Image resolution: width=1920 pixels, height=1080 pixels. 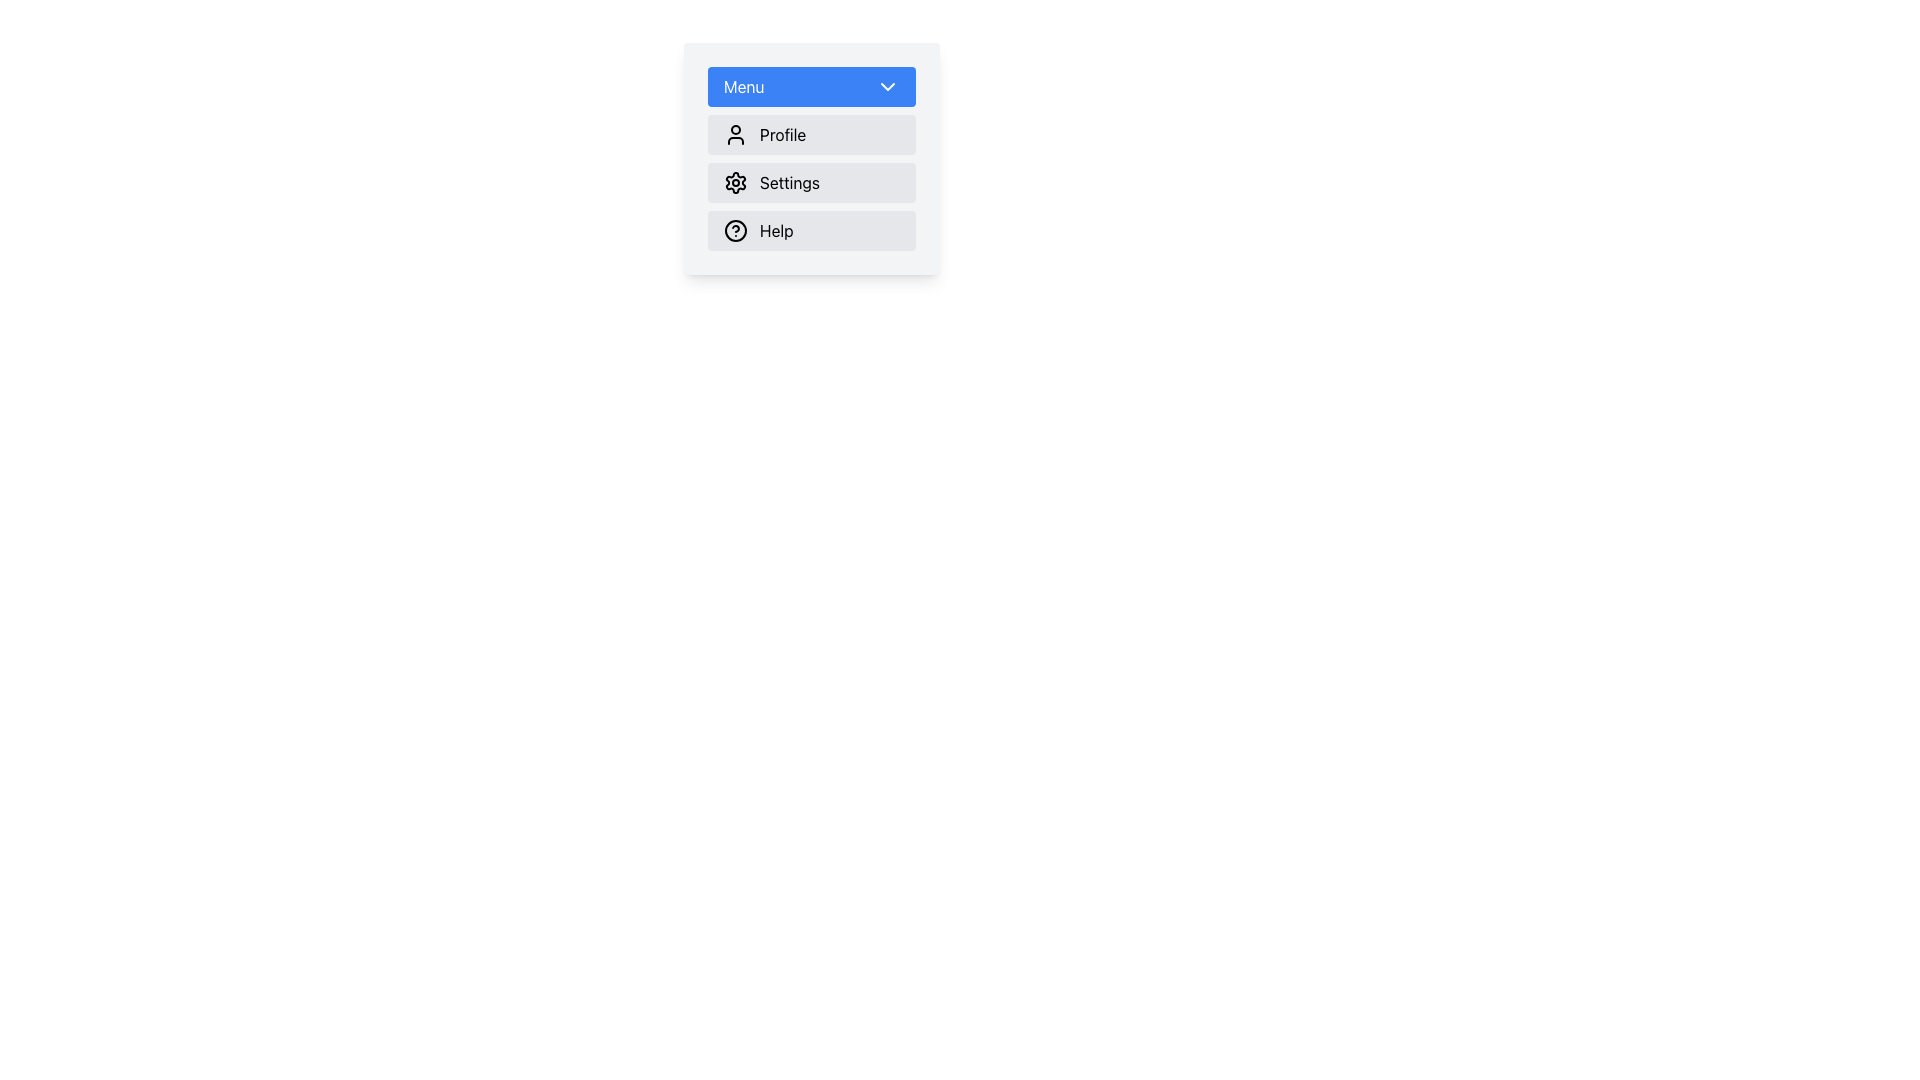 What do you see at coordinates (887, 86) in the screenshot?
I see `the downward-facing chevron icon (Dropdown indicator) on the far-right end of the blue 'Menu' button` at bounding box center [887, 86].